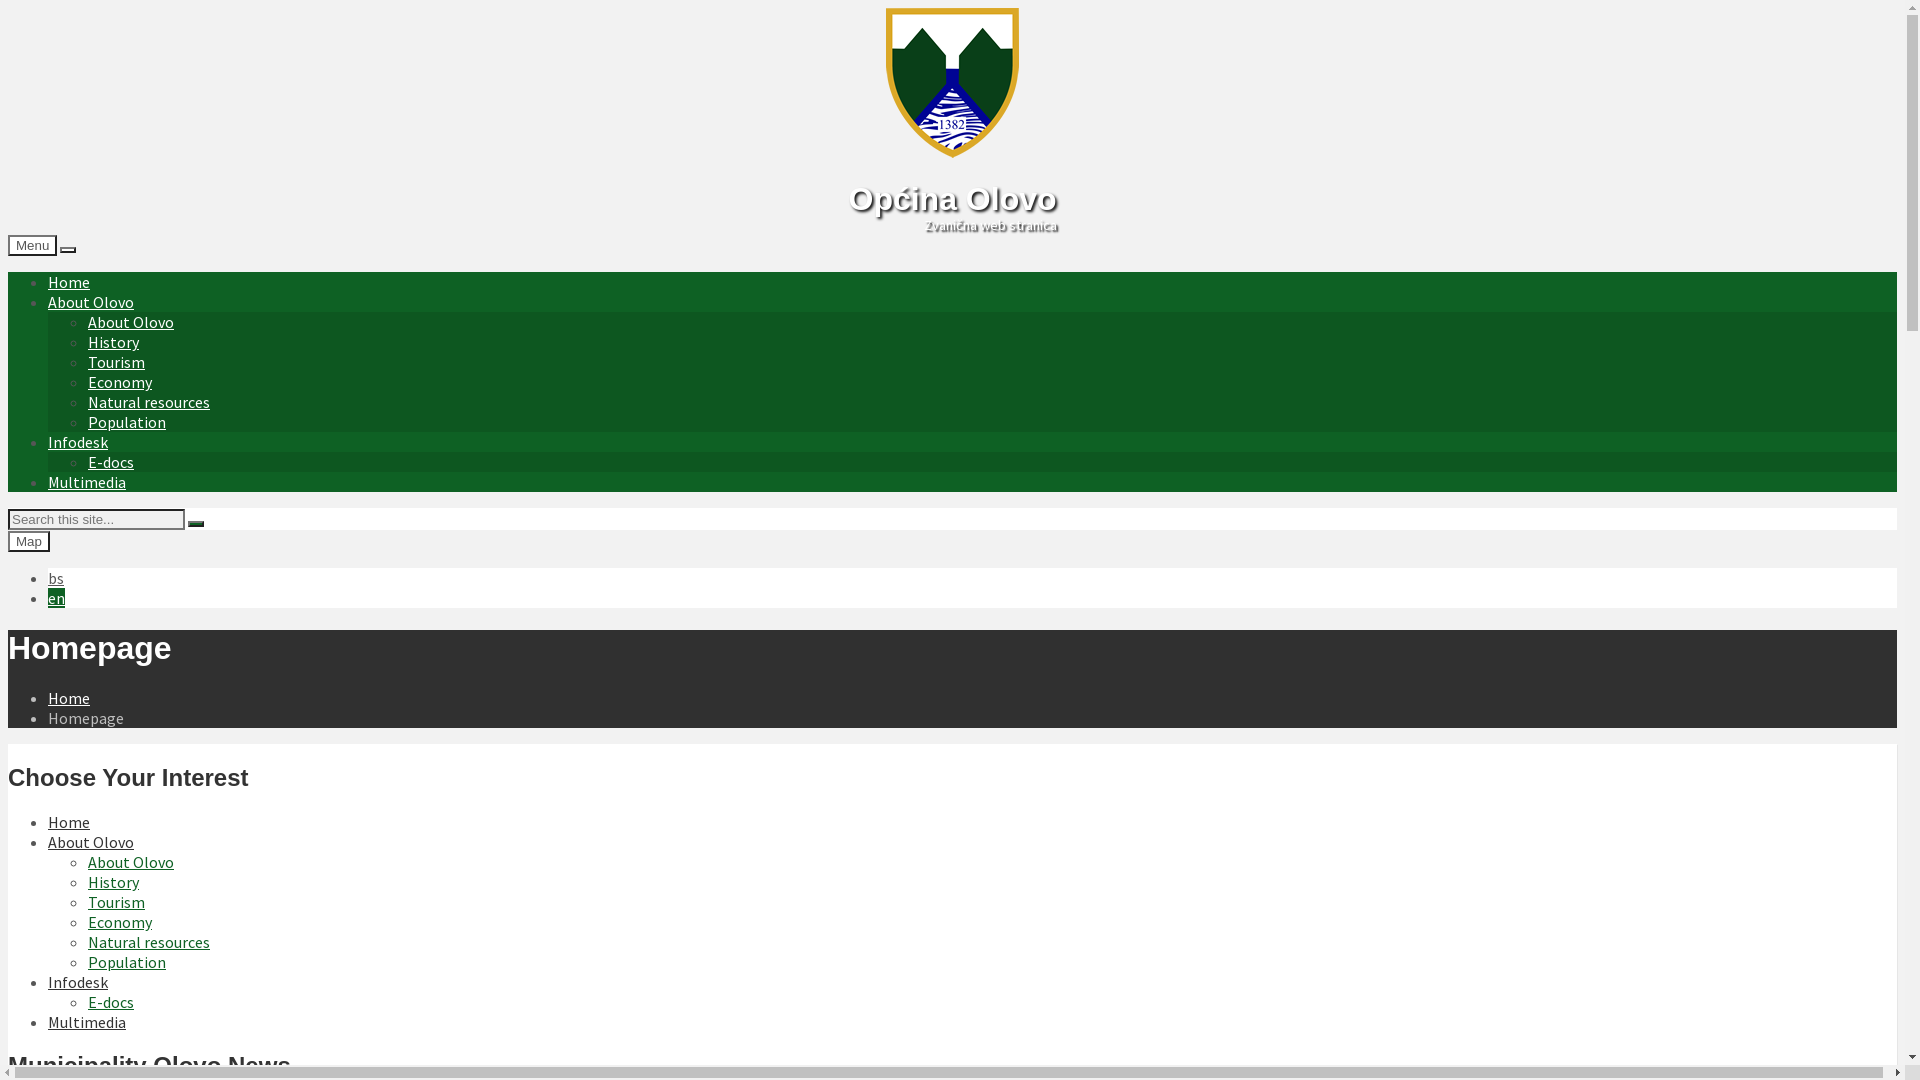 This screenshot has height=1080, width=1920. Describe the element at coordinates (125, 960) in the screenshot. I see `'Population'` at that location.